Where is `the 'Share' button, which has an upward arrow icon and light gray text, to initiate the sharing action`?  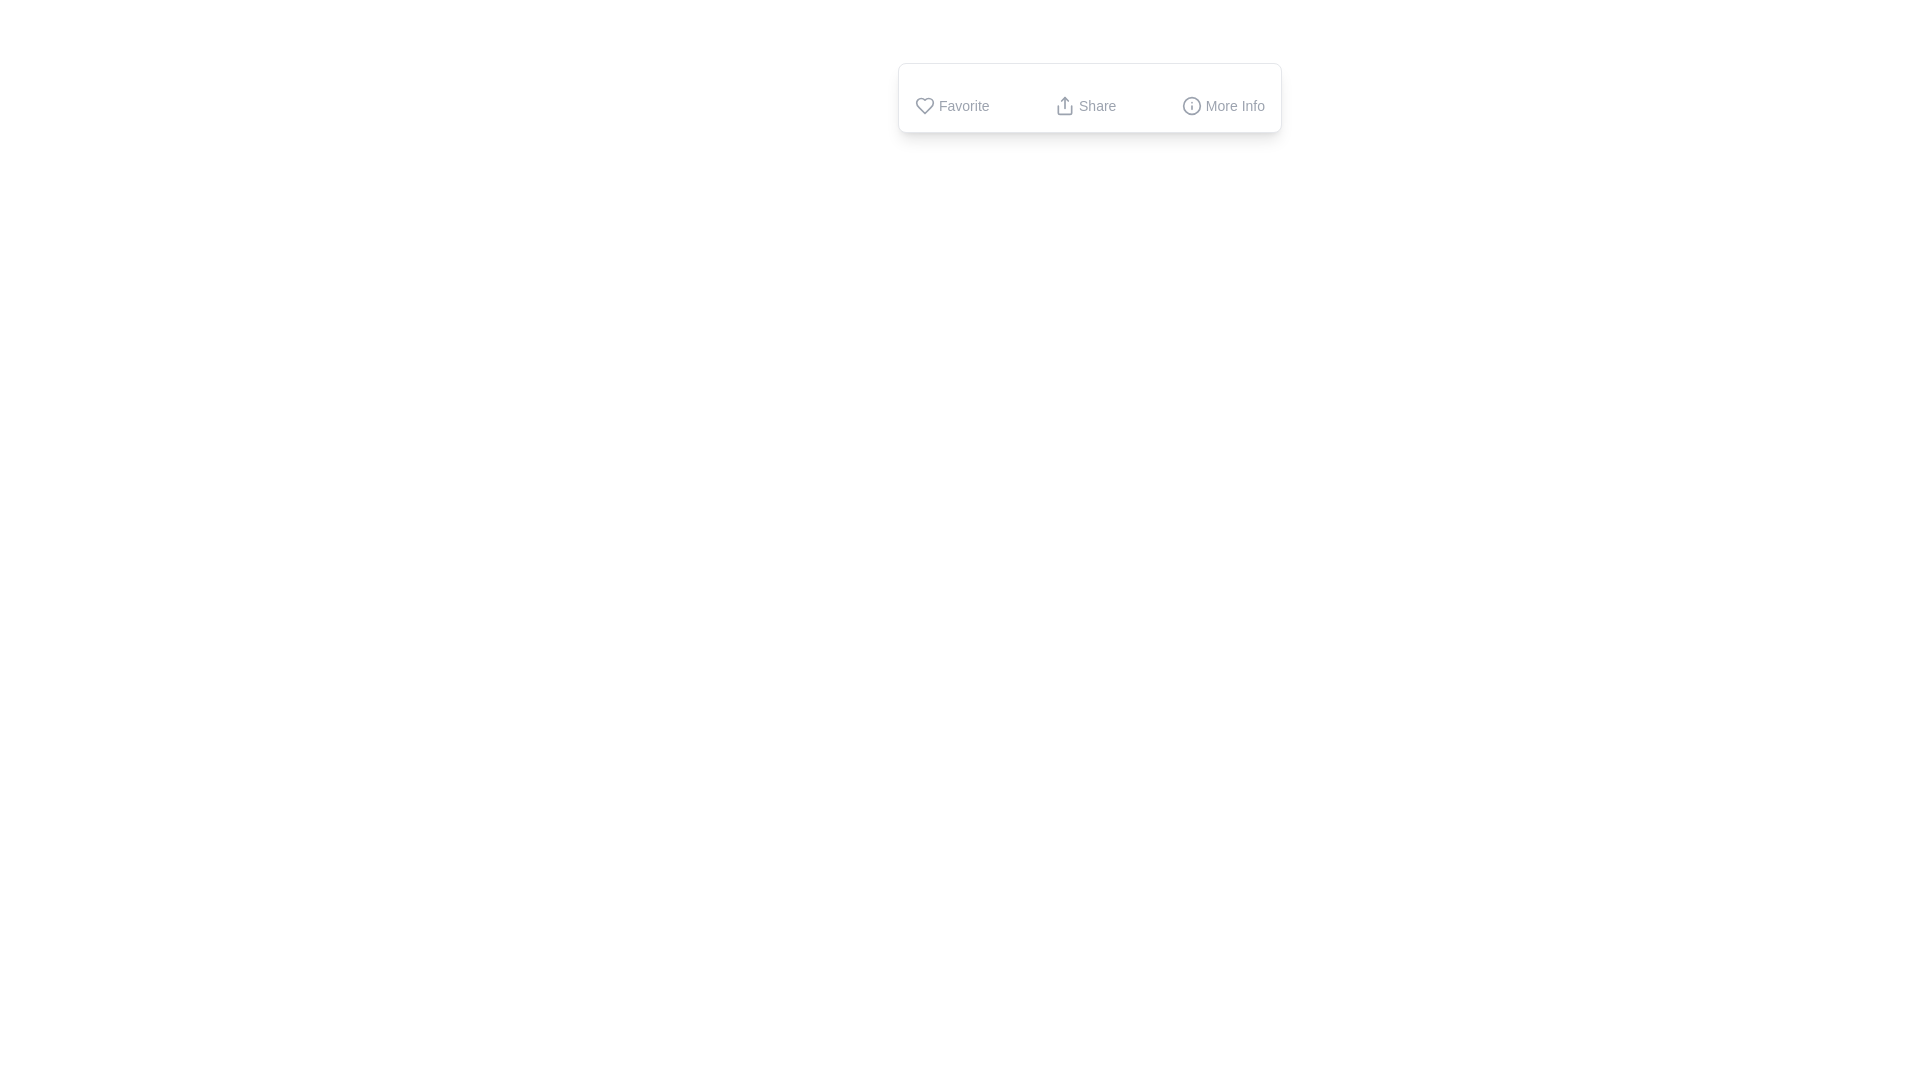 the 'Share' button, which has an upward arrow icon and light gray text, to initiate the sharing action is located at coordinates (1084, 105).